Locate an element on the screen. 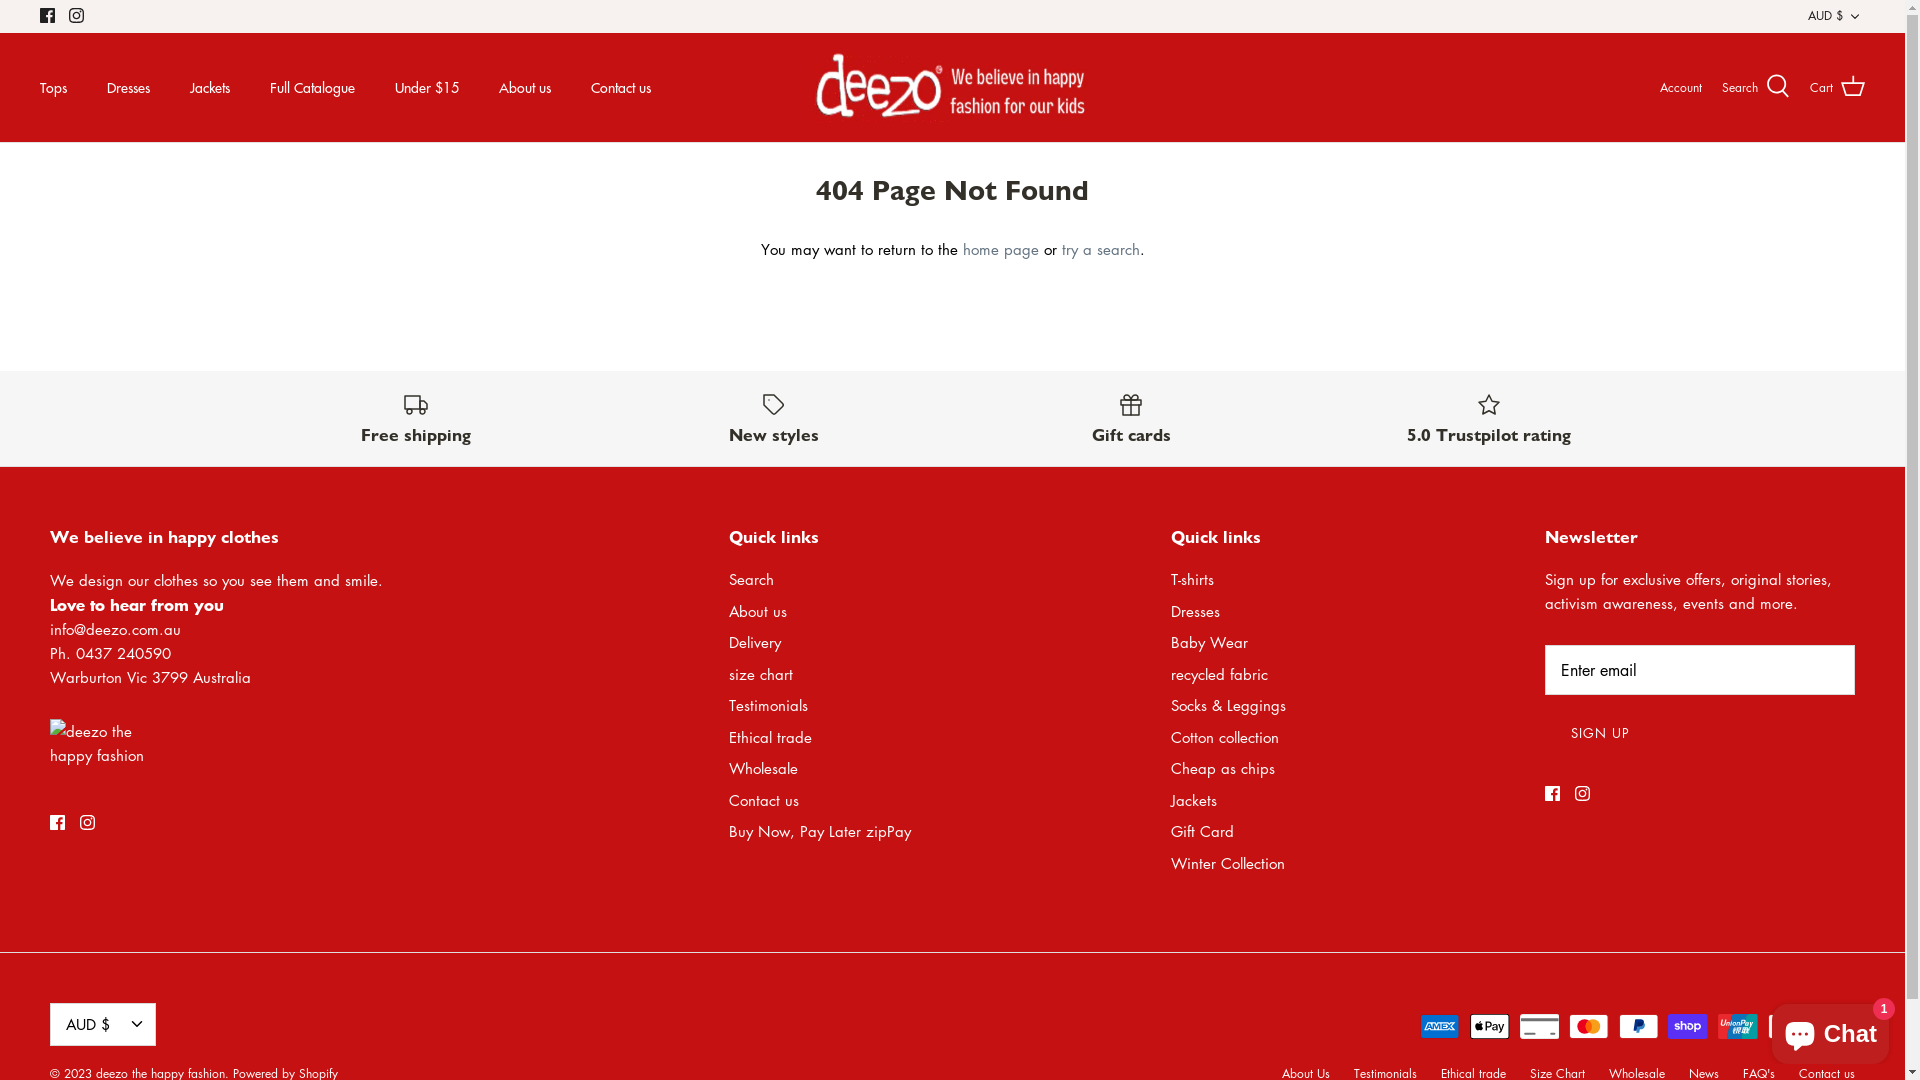 This screenshot has width=1920, height=1080. 'info@deezo.com.au' is located at coordinates (114, 627).